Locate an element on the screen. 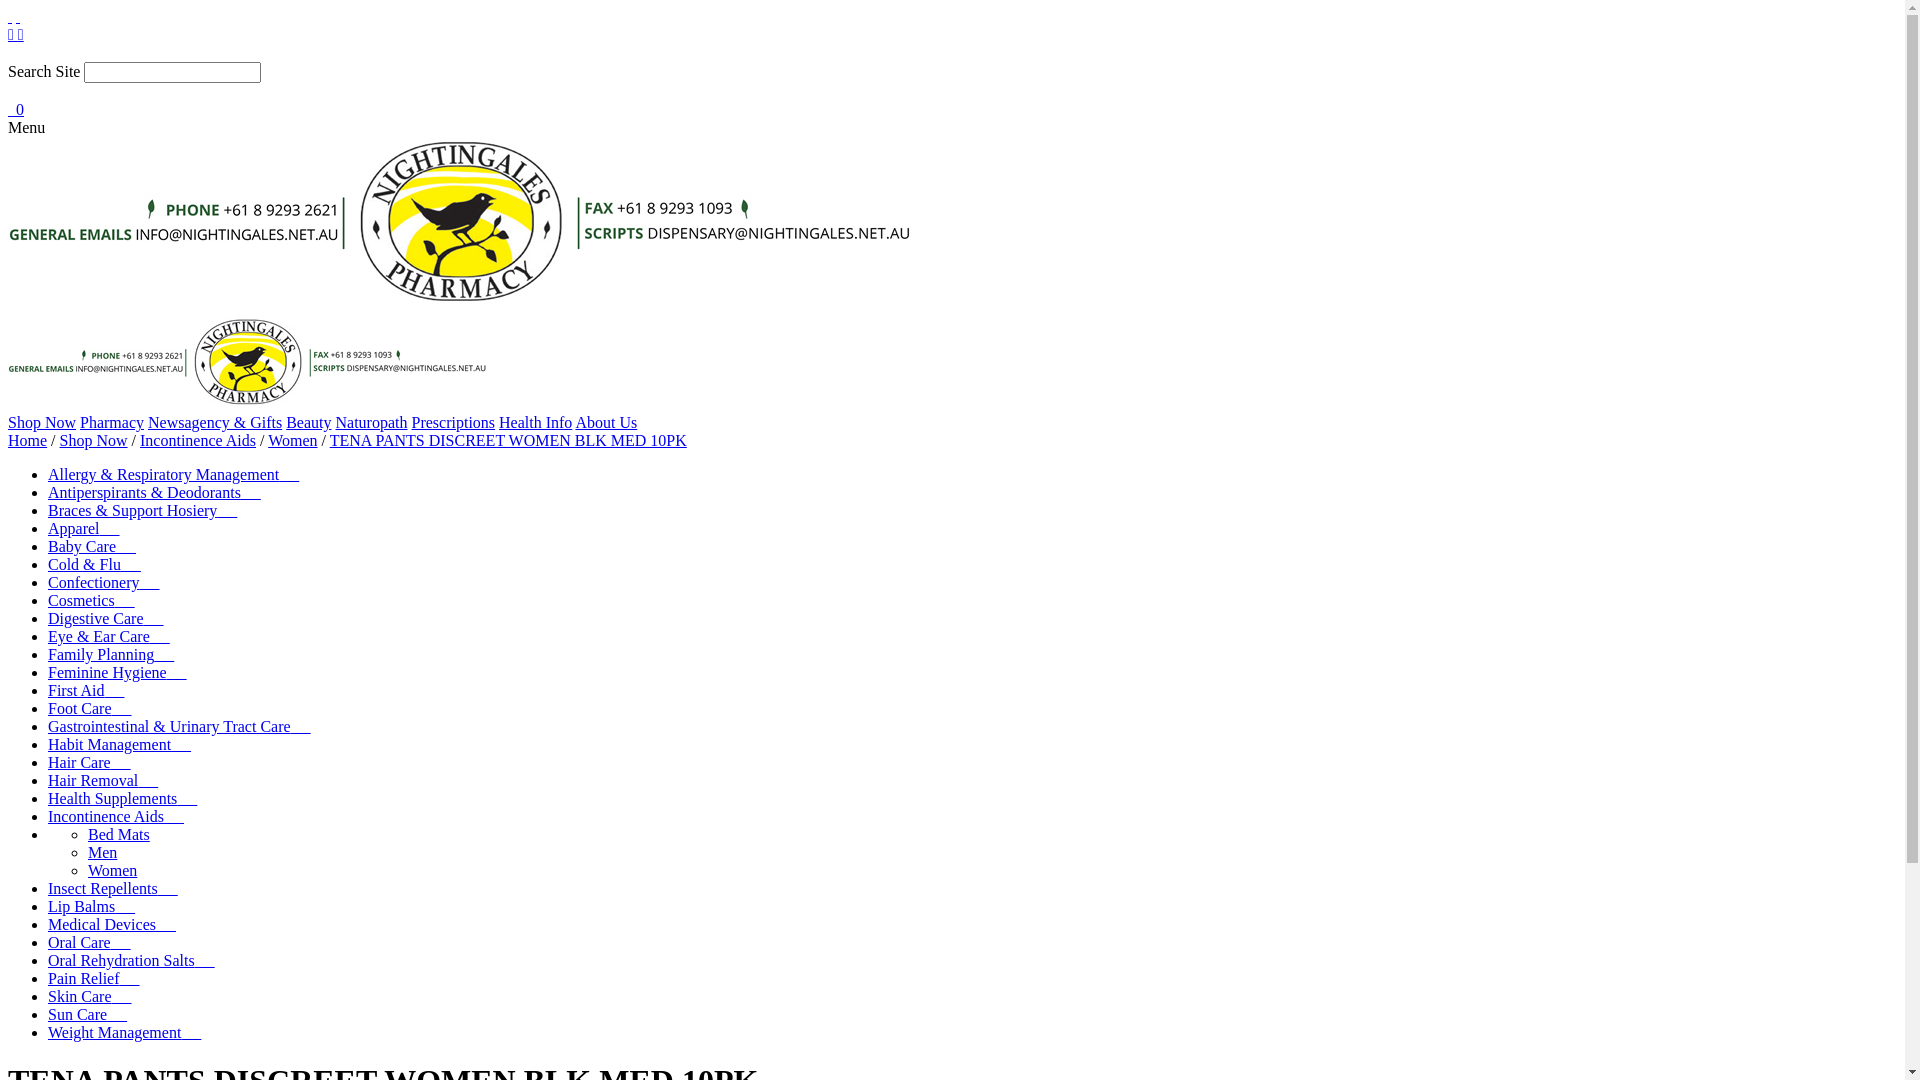  'Facebook' is located at coordinates (13, 34).